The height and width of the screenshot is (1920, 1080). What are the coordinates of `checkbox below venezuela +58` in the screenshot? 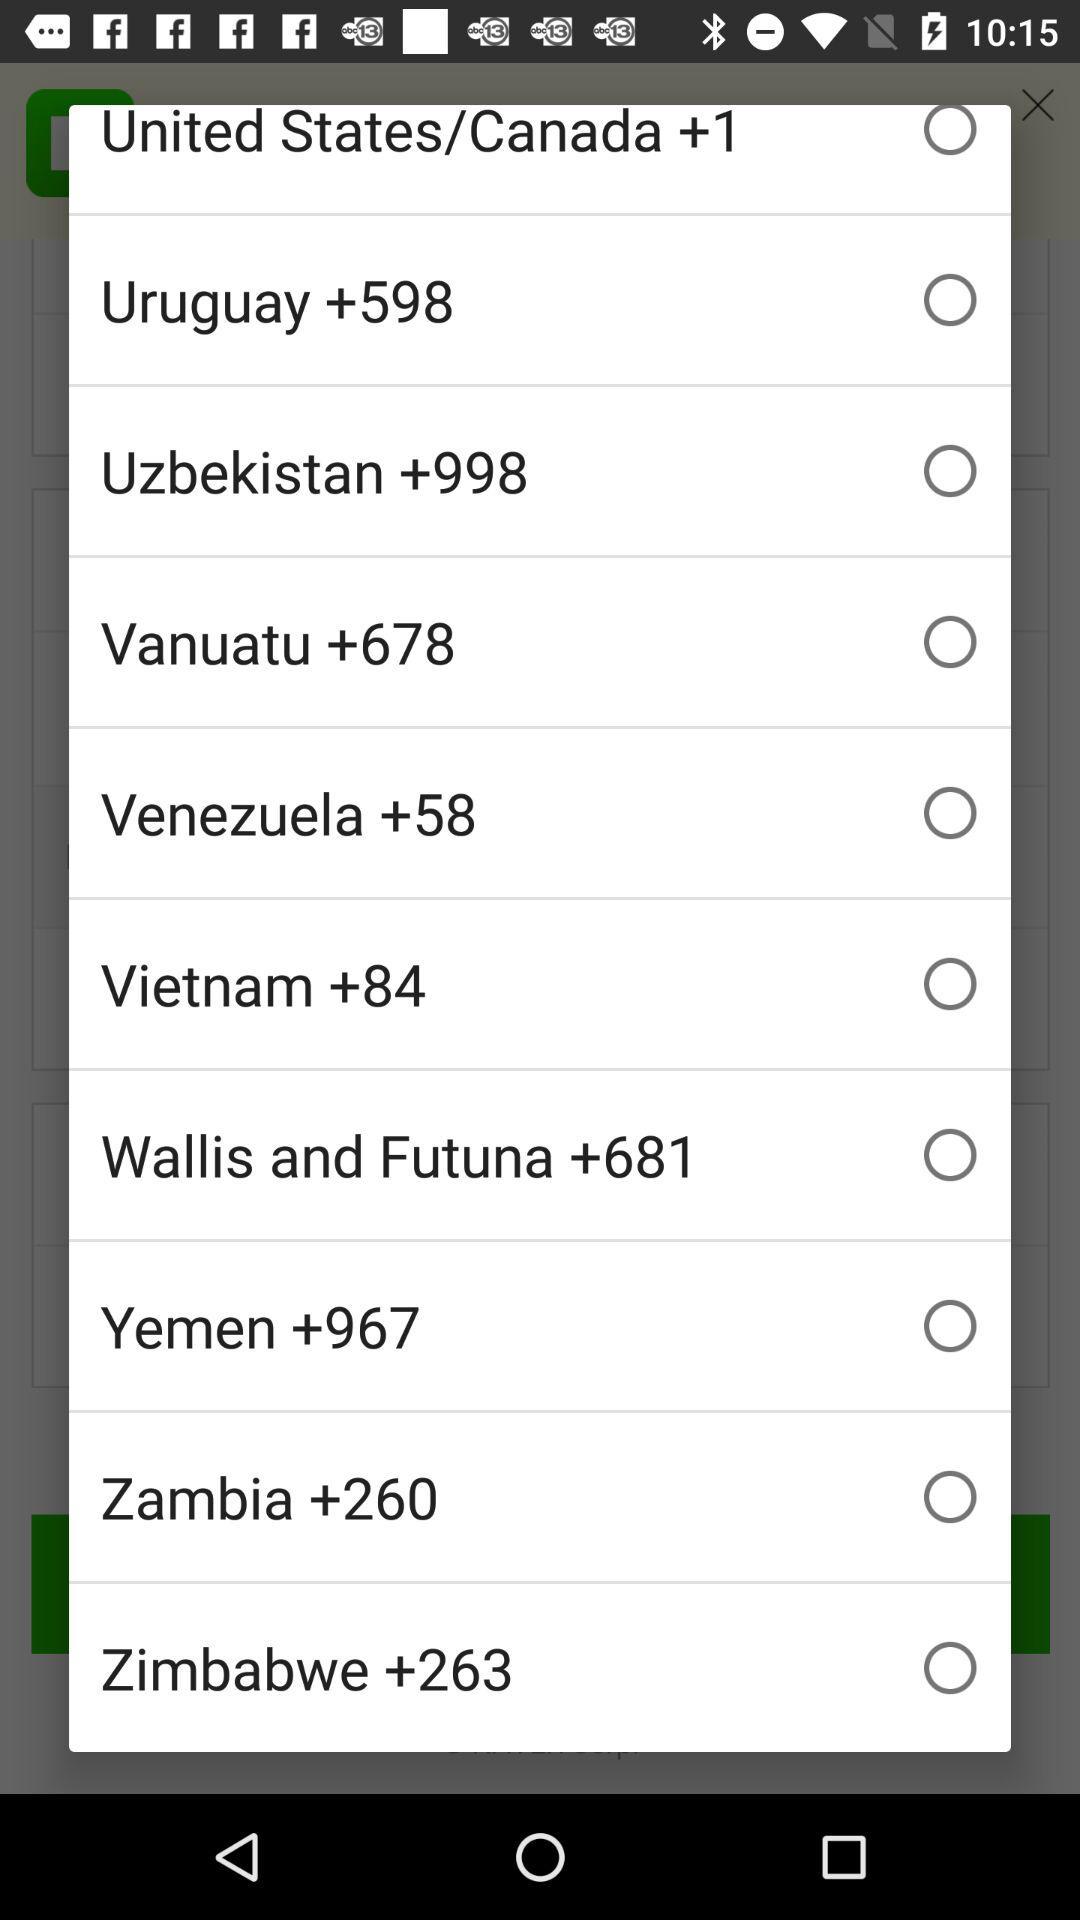 It's located at (540, 983).